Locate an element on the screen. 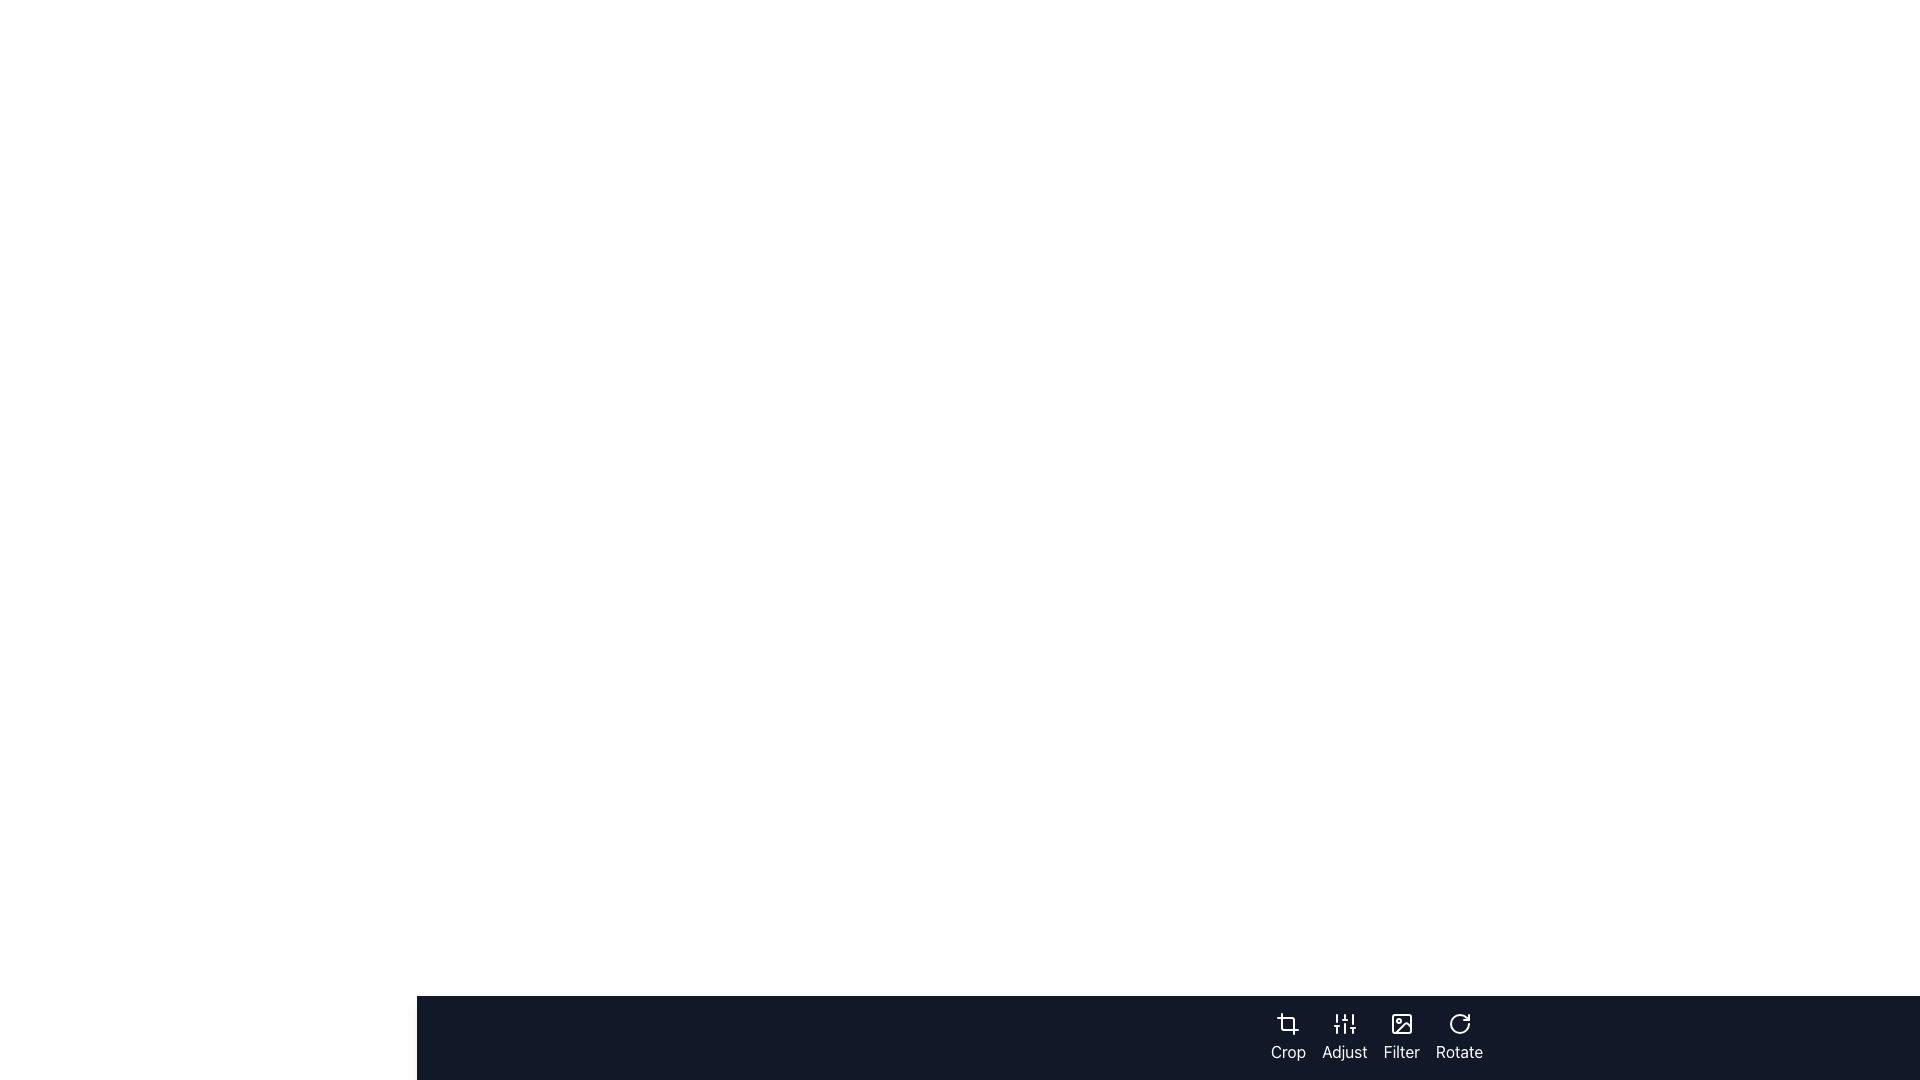 The image size is (1920, 1080). the crop icon located above the text 'Crop' in the vertical group of controls at the bottom center of the interface is located at coordinates (1287, 1023).